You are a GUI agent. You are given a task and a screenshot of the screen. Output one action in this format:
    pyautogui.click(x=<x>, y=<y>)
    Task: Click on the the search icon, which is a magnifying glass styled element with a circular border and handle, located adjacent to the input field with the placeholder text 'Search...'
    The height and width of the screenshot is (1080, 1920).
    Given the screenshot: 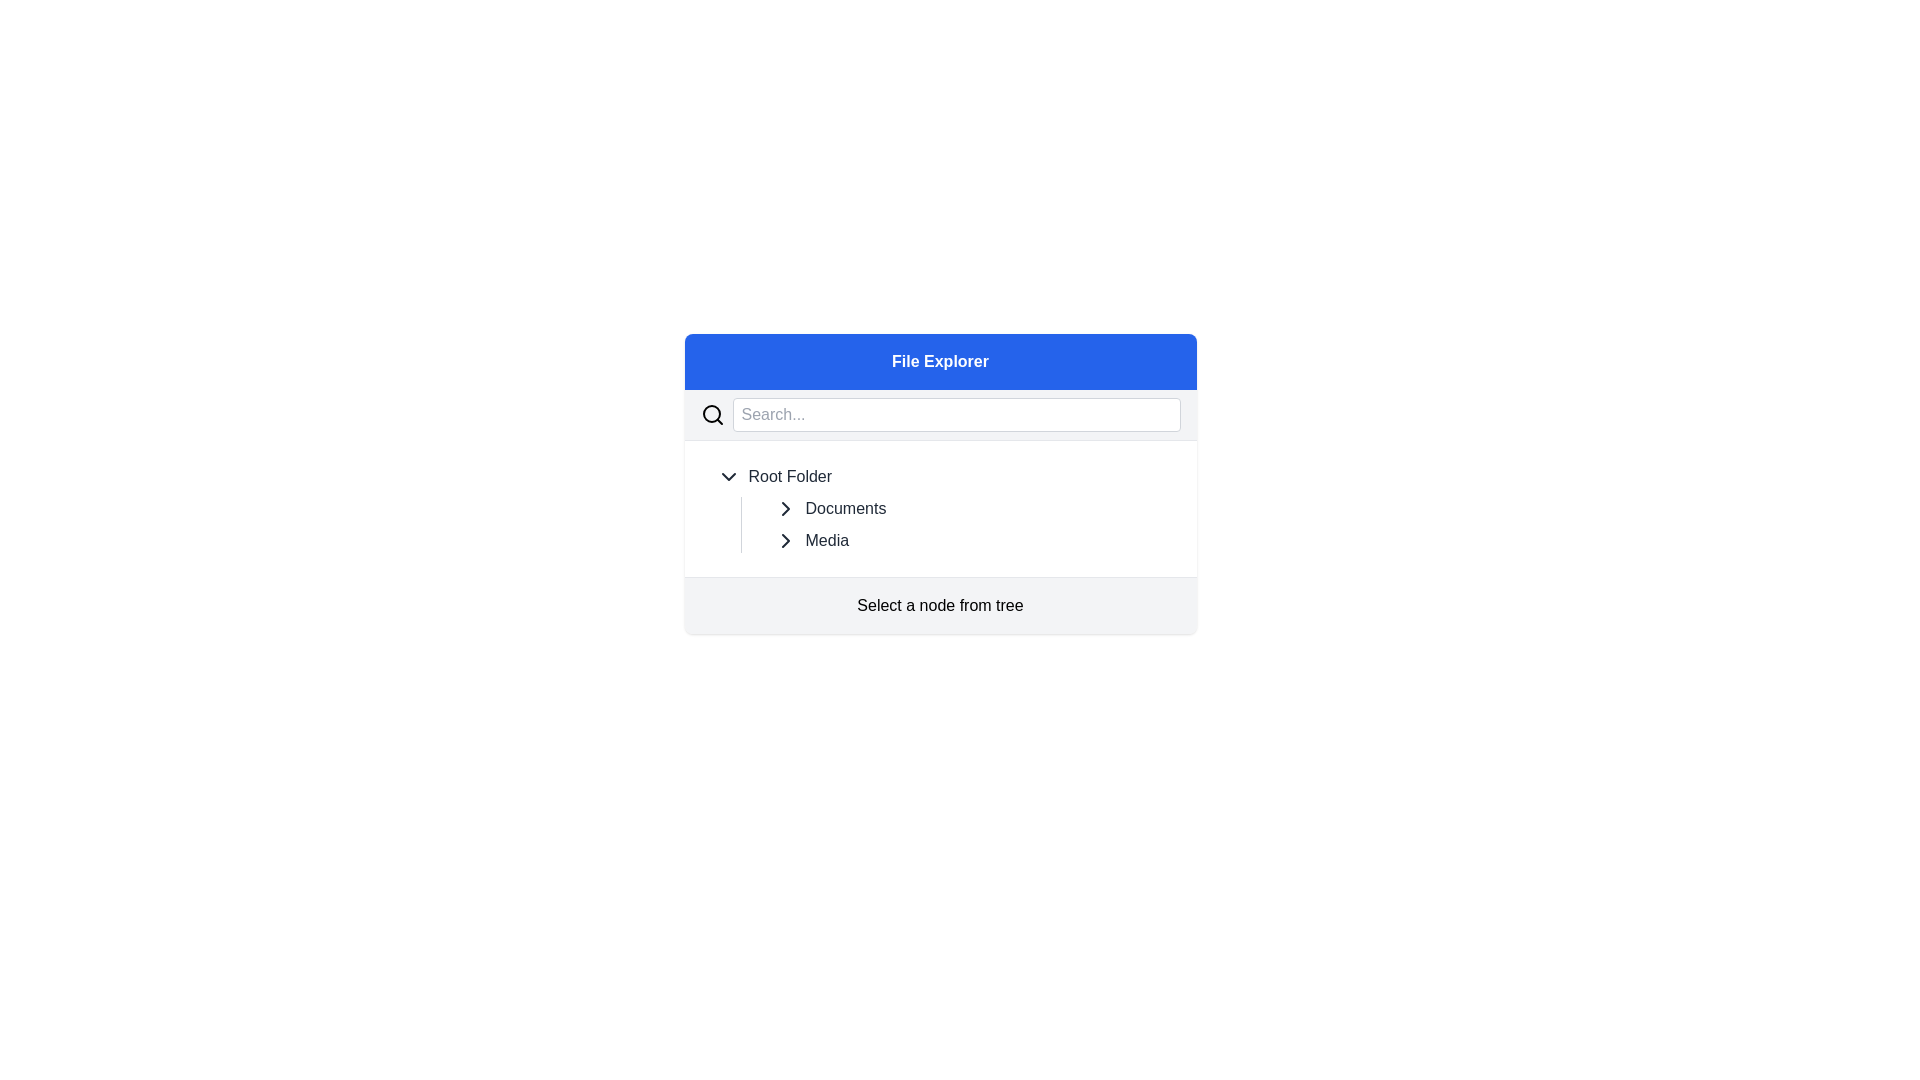 What is the action you would take?
    pyautogui.click(x=712, y=414)
    